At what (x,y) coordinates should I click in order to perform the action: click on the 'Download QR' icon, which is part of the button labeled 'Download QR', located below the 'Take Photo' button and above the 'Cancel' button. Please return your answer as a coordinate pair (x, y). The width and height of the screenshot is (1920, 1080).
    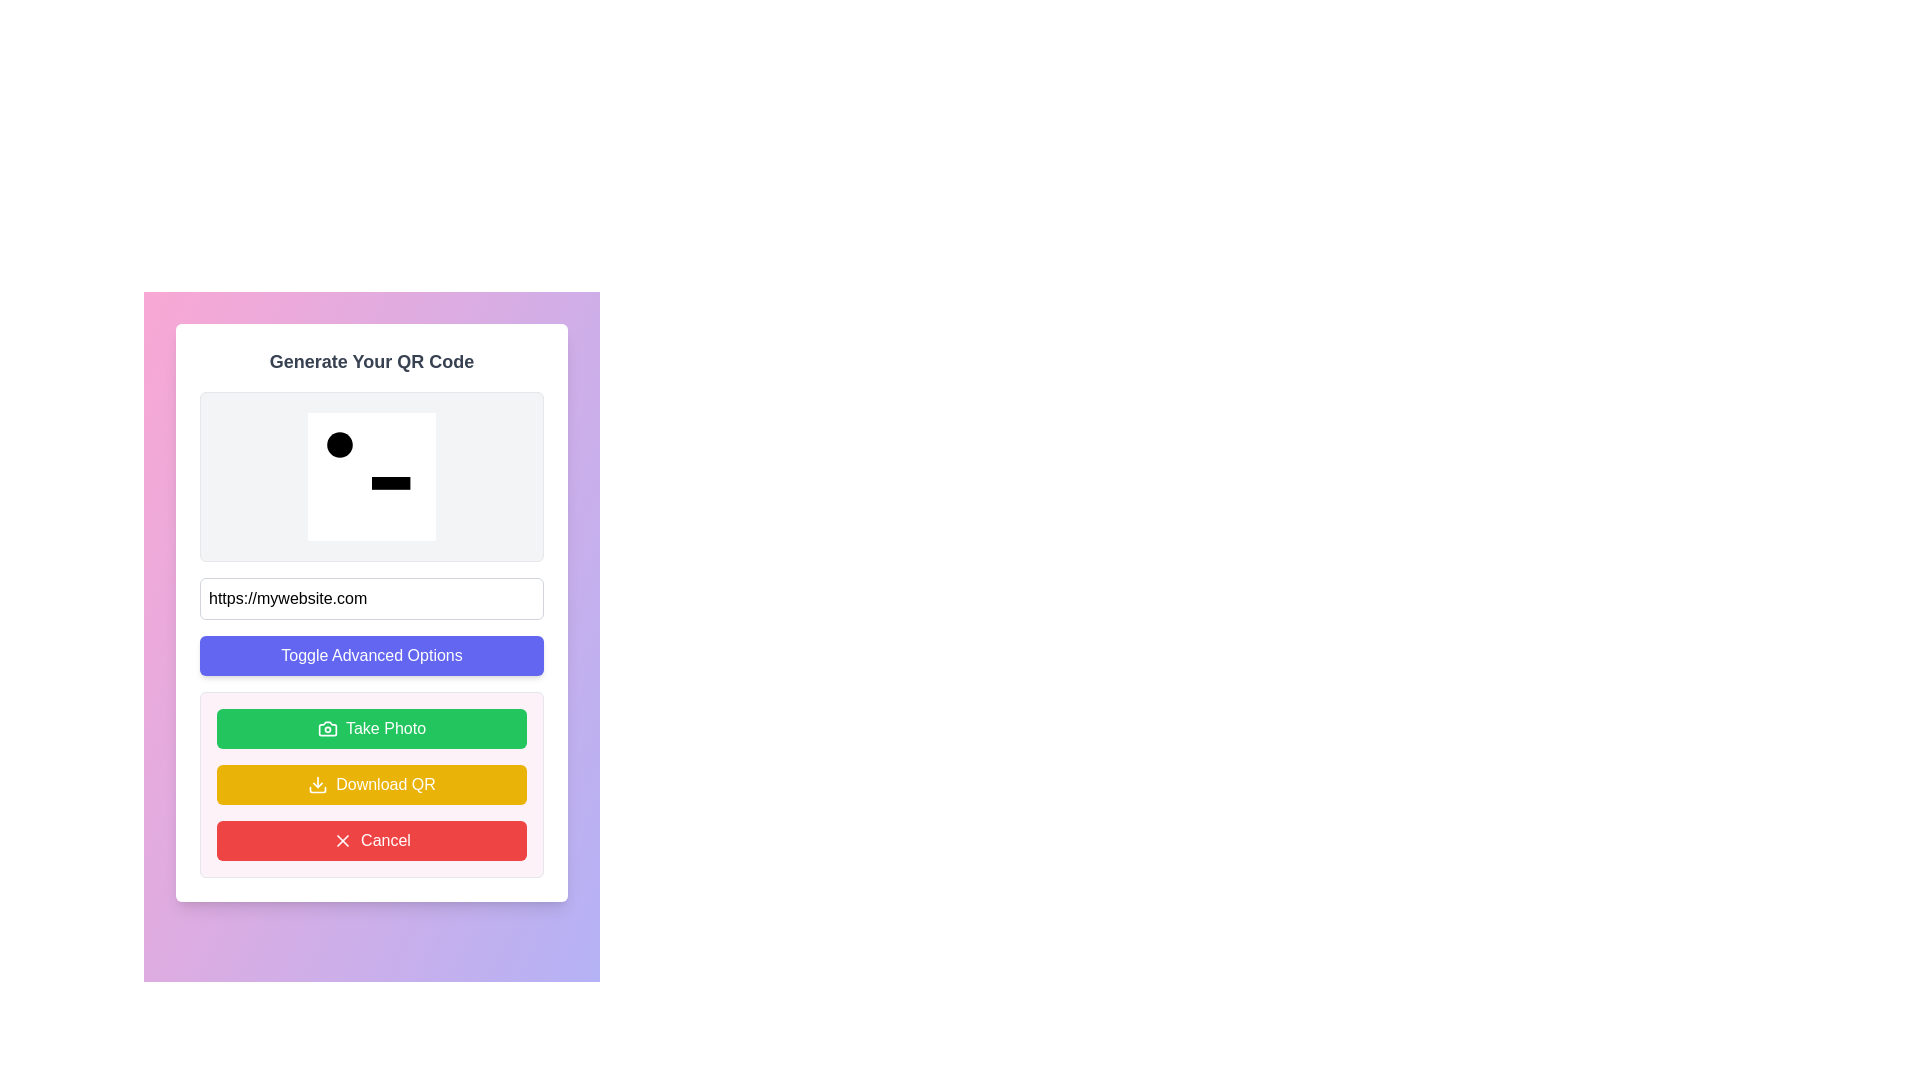
    Looking at the image, I should click on (317, 784).